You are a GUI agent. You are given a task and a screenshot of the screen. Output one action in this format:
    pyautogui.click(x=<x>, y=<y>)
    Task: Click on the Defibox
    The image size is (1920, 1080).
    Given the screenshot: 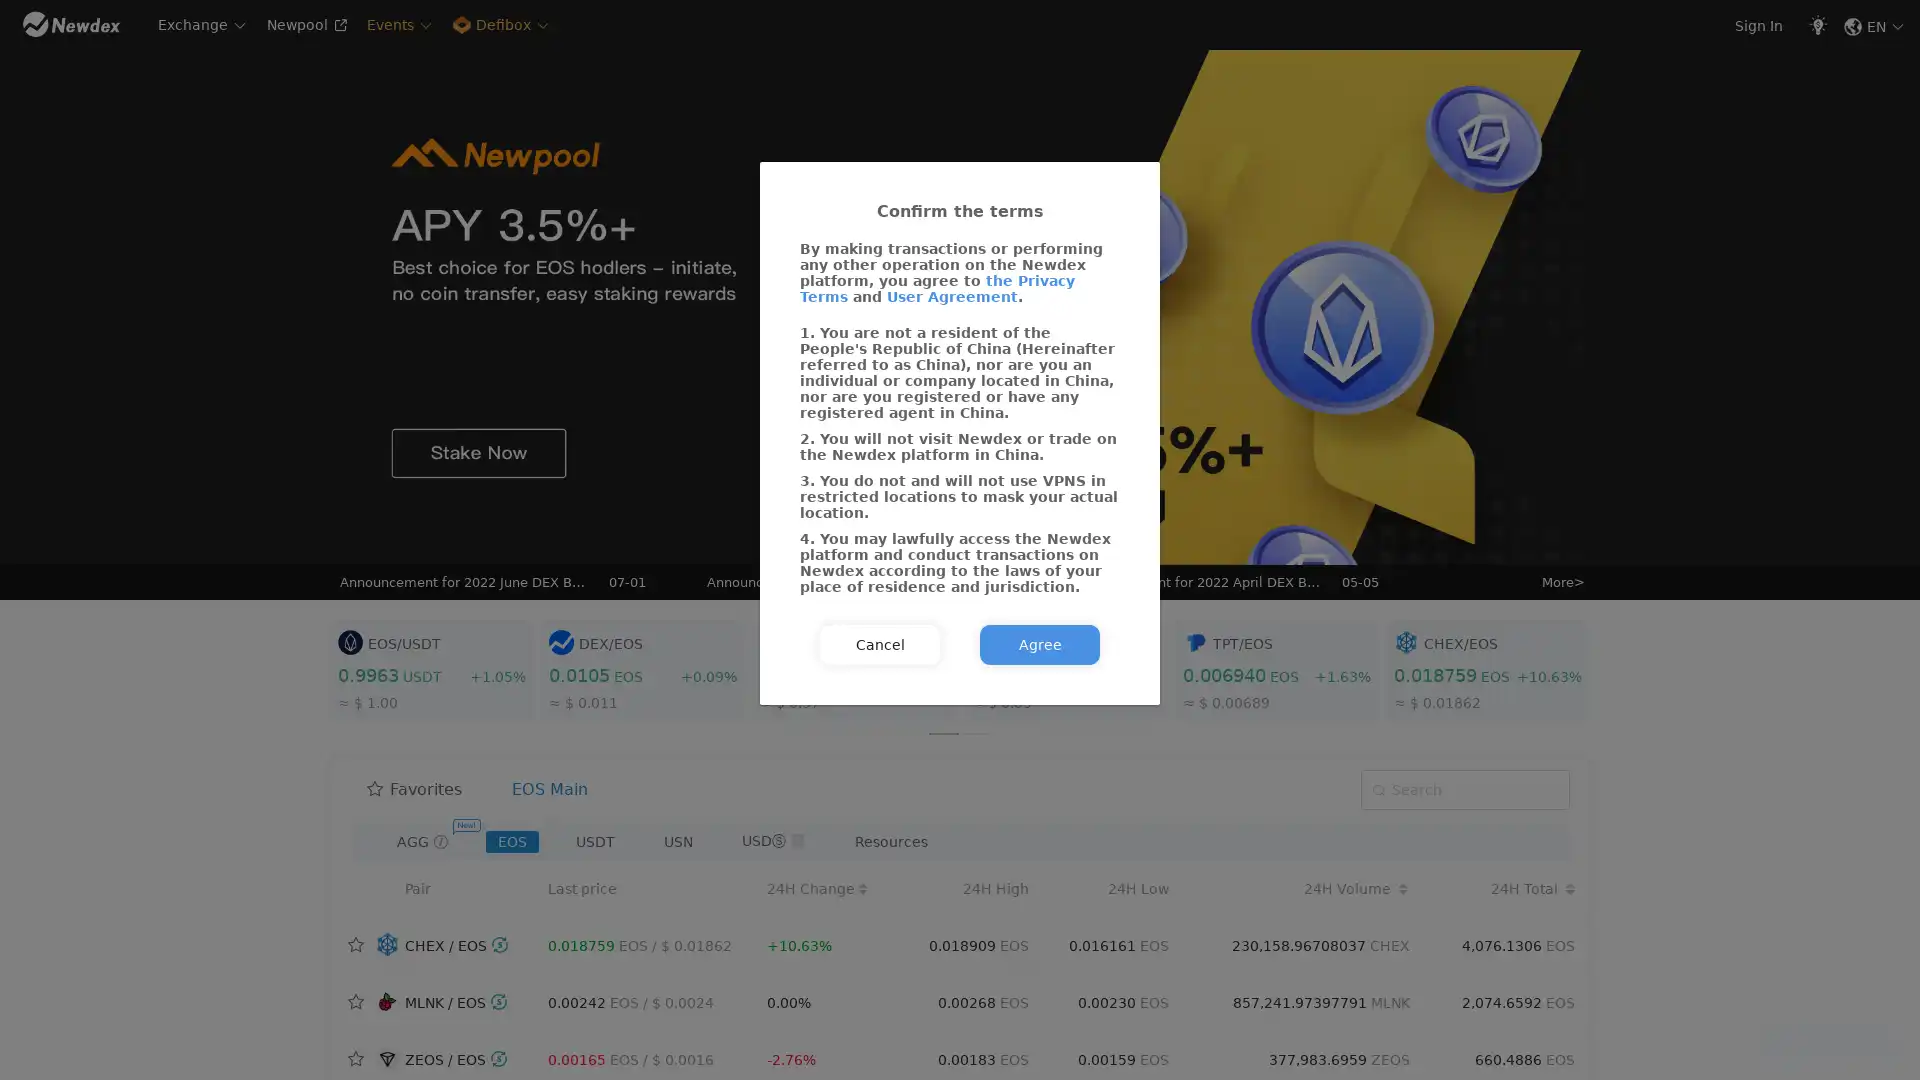 What is the action you would take?
    pyautogui.click(x=501, y=23)
    